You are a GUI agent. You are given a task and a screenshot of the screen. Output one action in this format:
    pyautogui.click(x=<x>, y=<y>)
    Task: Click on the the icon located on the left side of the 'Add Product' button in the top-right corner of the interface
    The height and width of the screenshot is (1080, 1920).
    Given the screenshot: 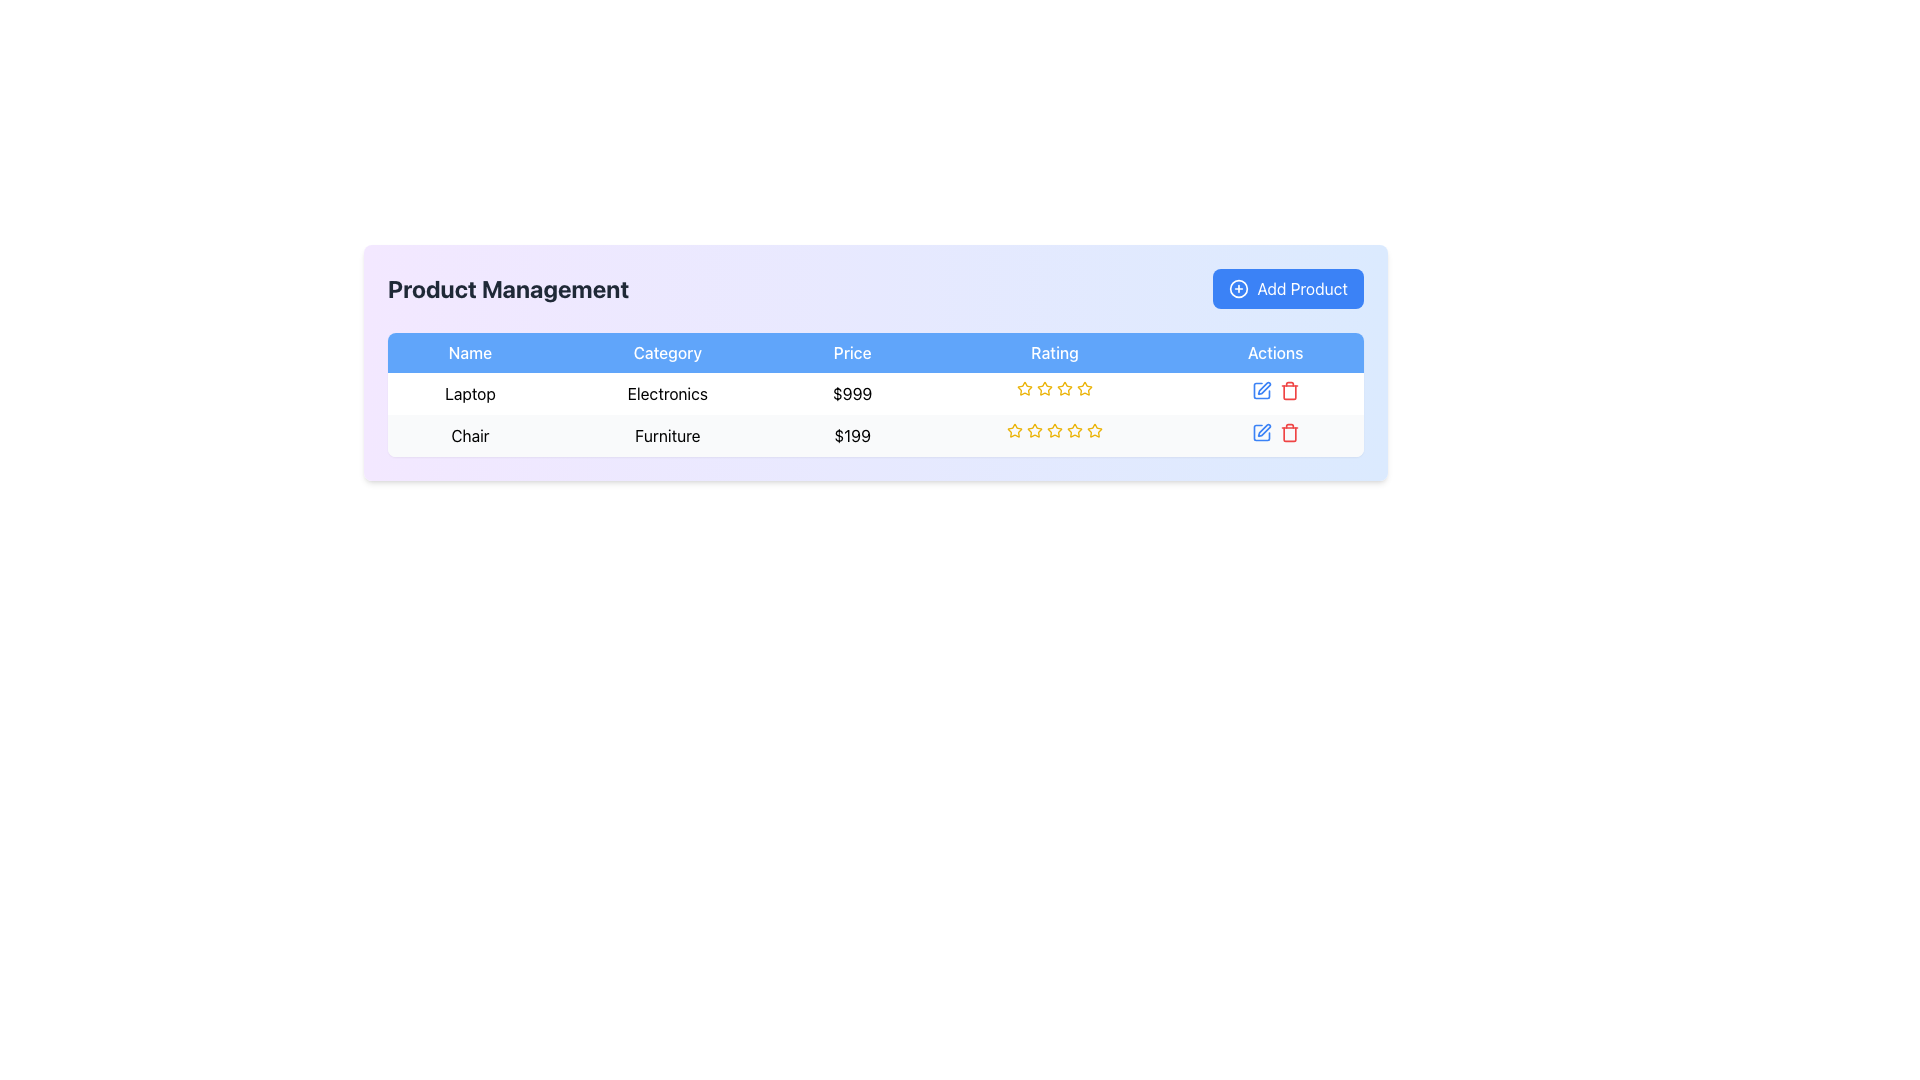 What is the action you would take?
    pyautogui.click(x=1237, y=289)
    